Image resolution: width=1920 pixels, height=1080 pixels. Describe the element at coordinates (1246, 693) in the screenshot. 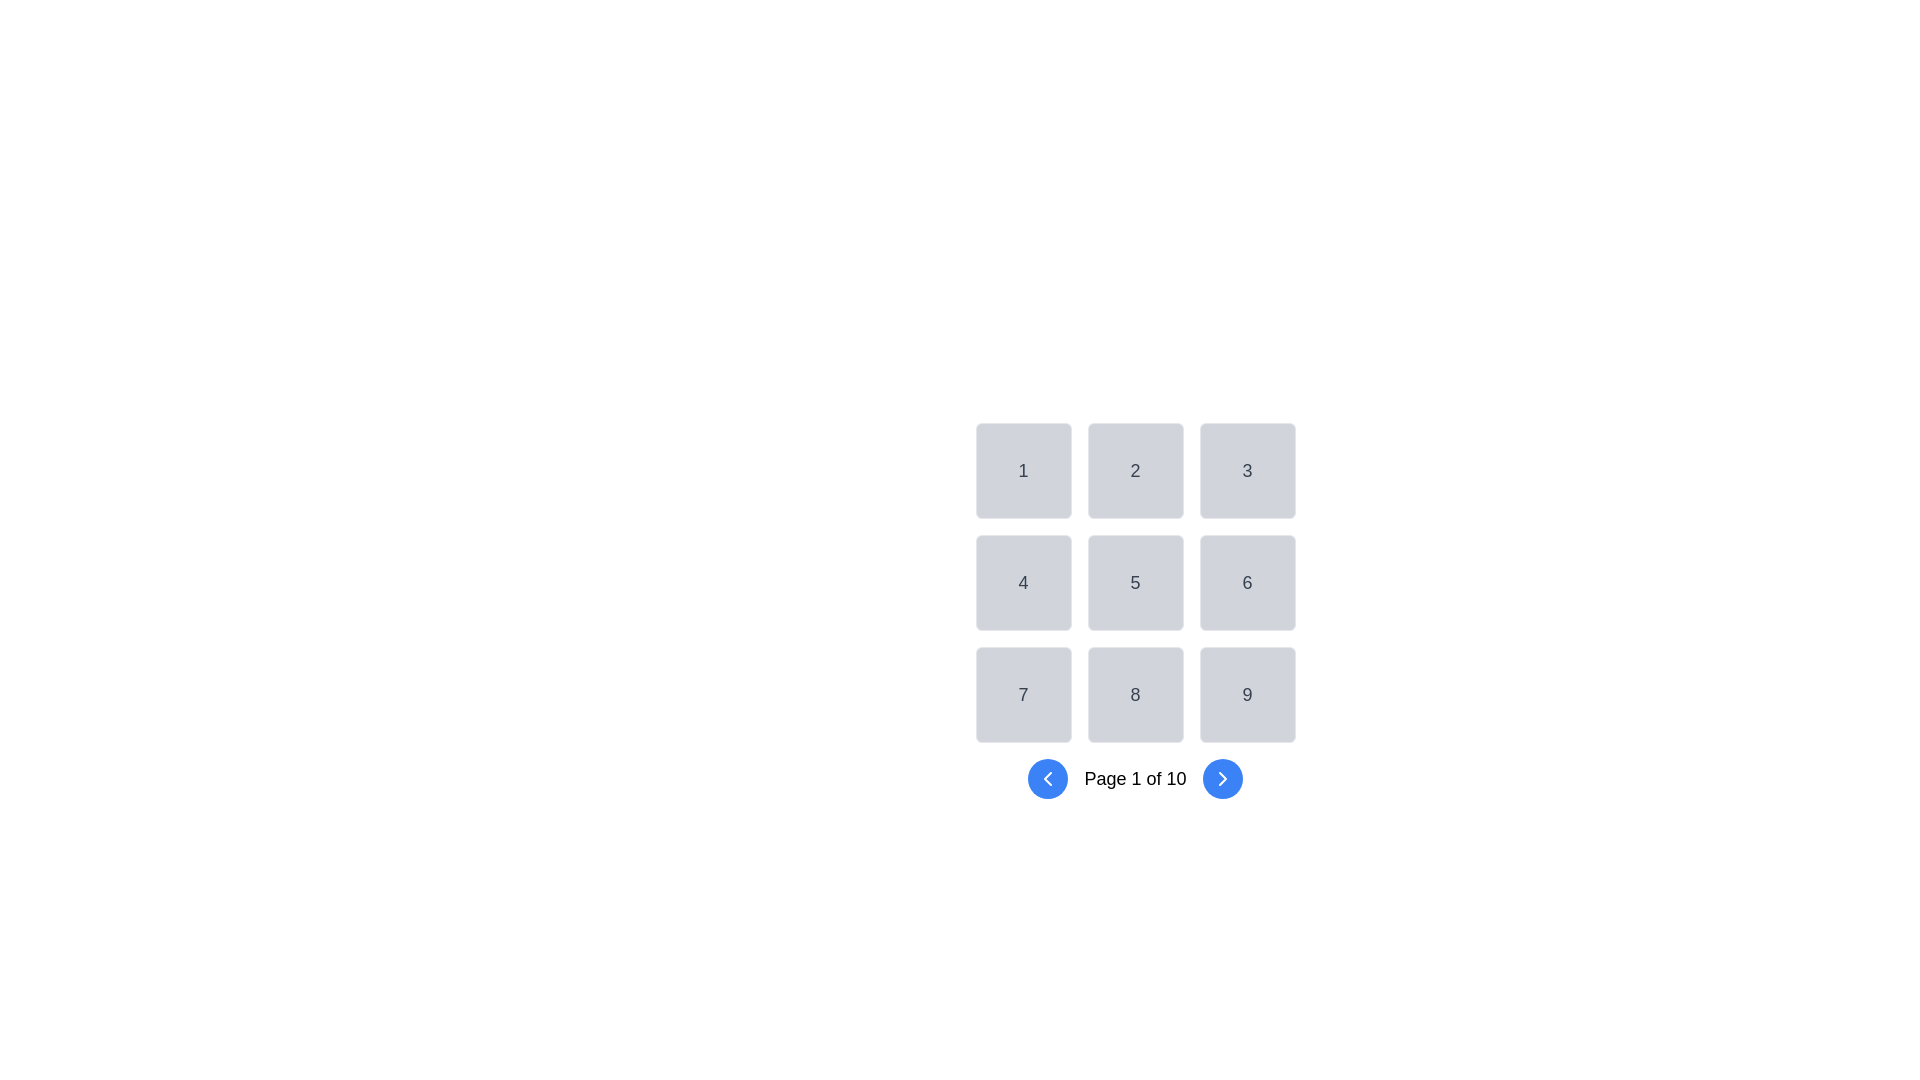

I see `the square button with a gray background and rounded corners that contains the number '9' in a larger font` at that location.